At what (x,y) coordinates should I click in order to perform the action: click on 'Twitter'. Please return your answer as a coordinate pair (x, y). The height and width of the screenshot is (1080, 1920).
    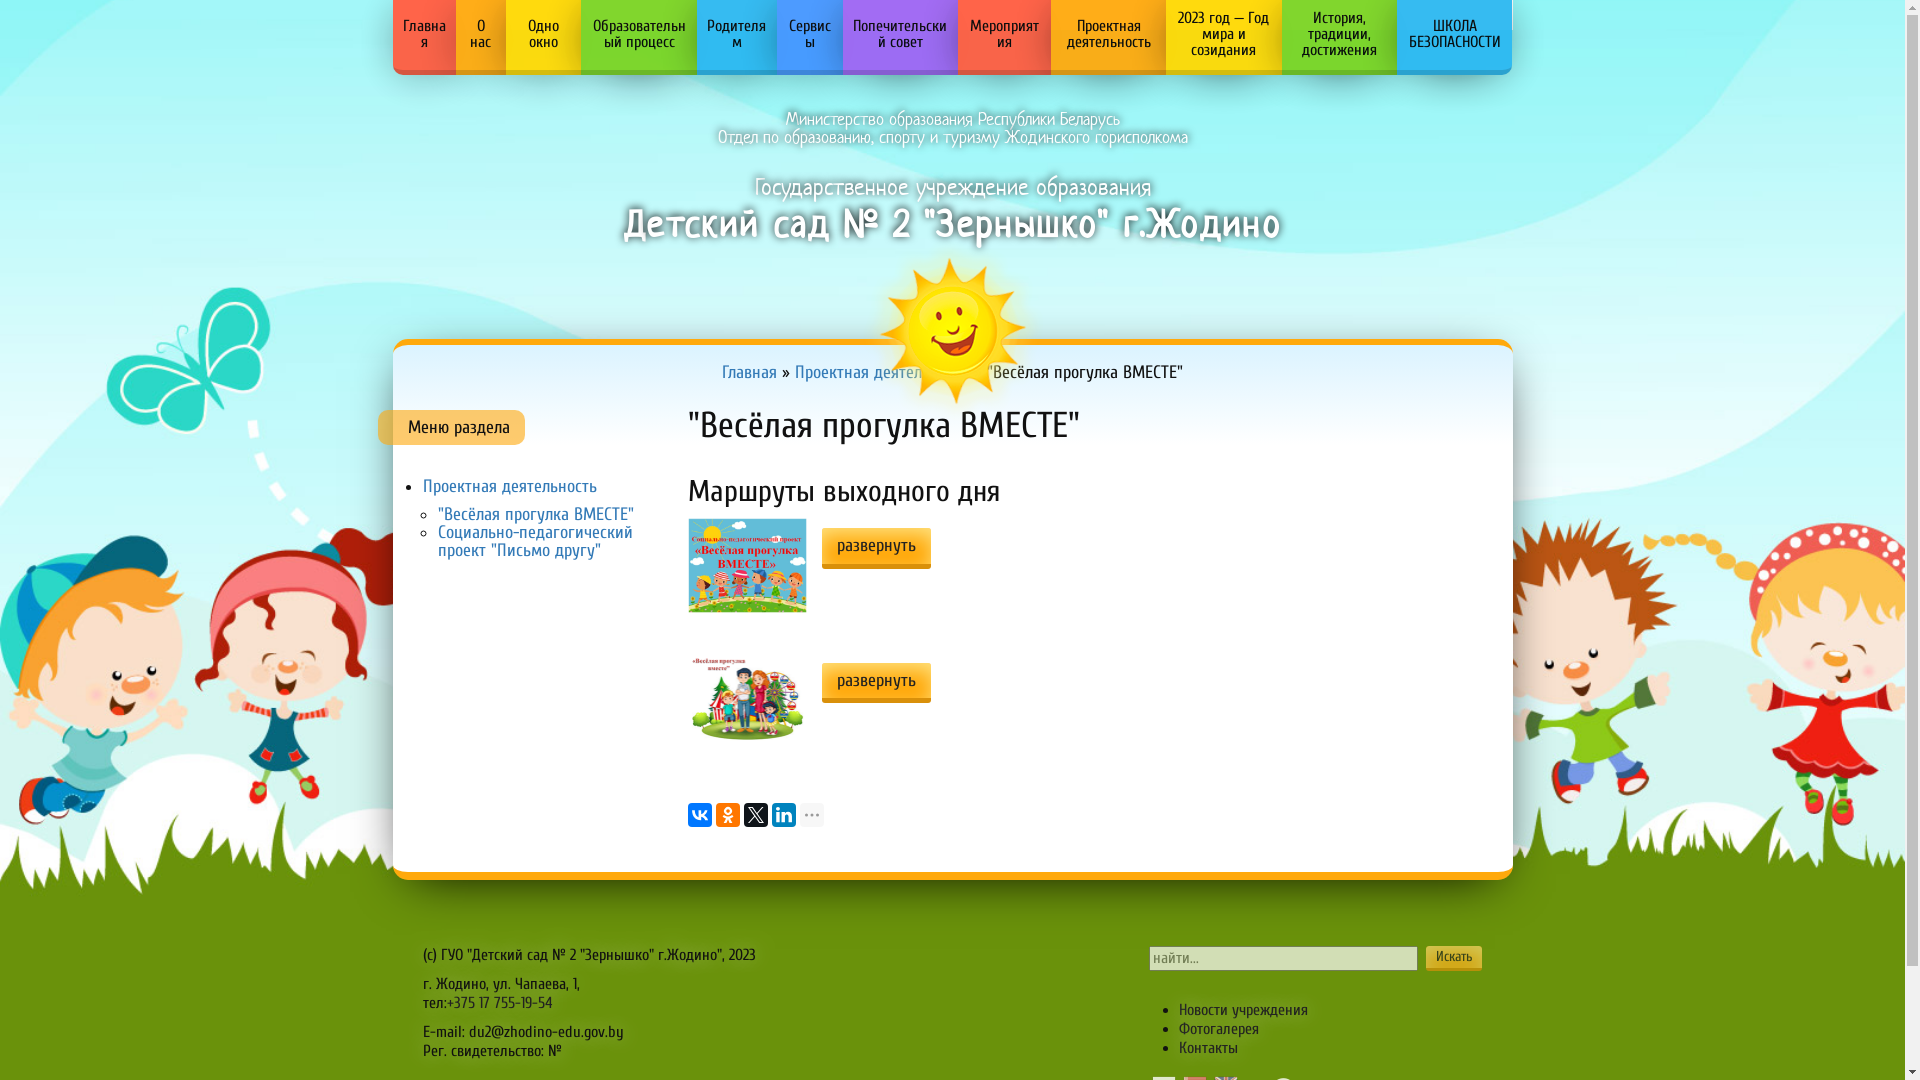
    Looking at the image, I should click on (743, 814).